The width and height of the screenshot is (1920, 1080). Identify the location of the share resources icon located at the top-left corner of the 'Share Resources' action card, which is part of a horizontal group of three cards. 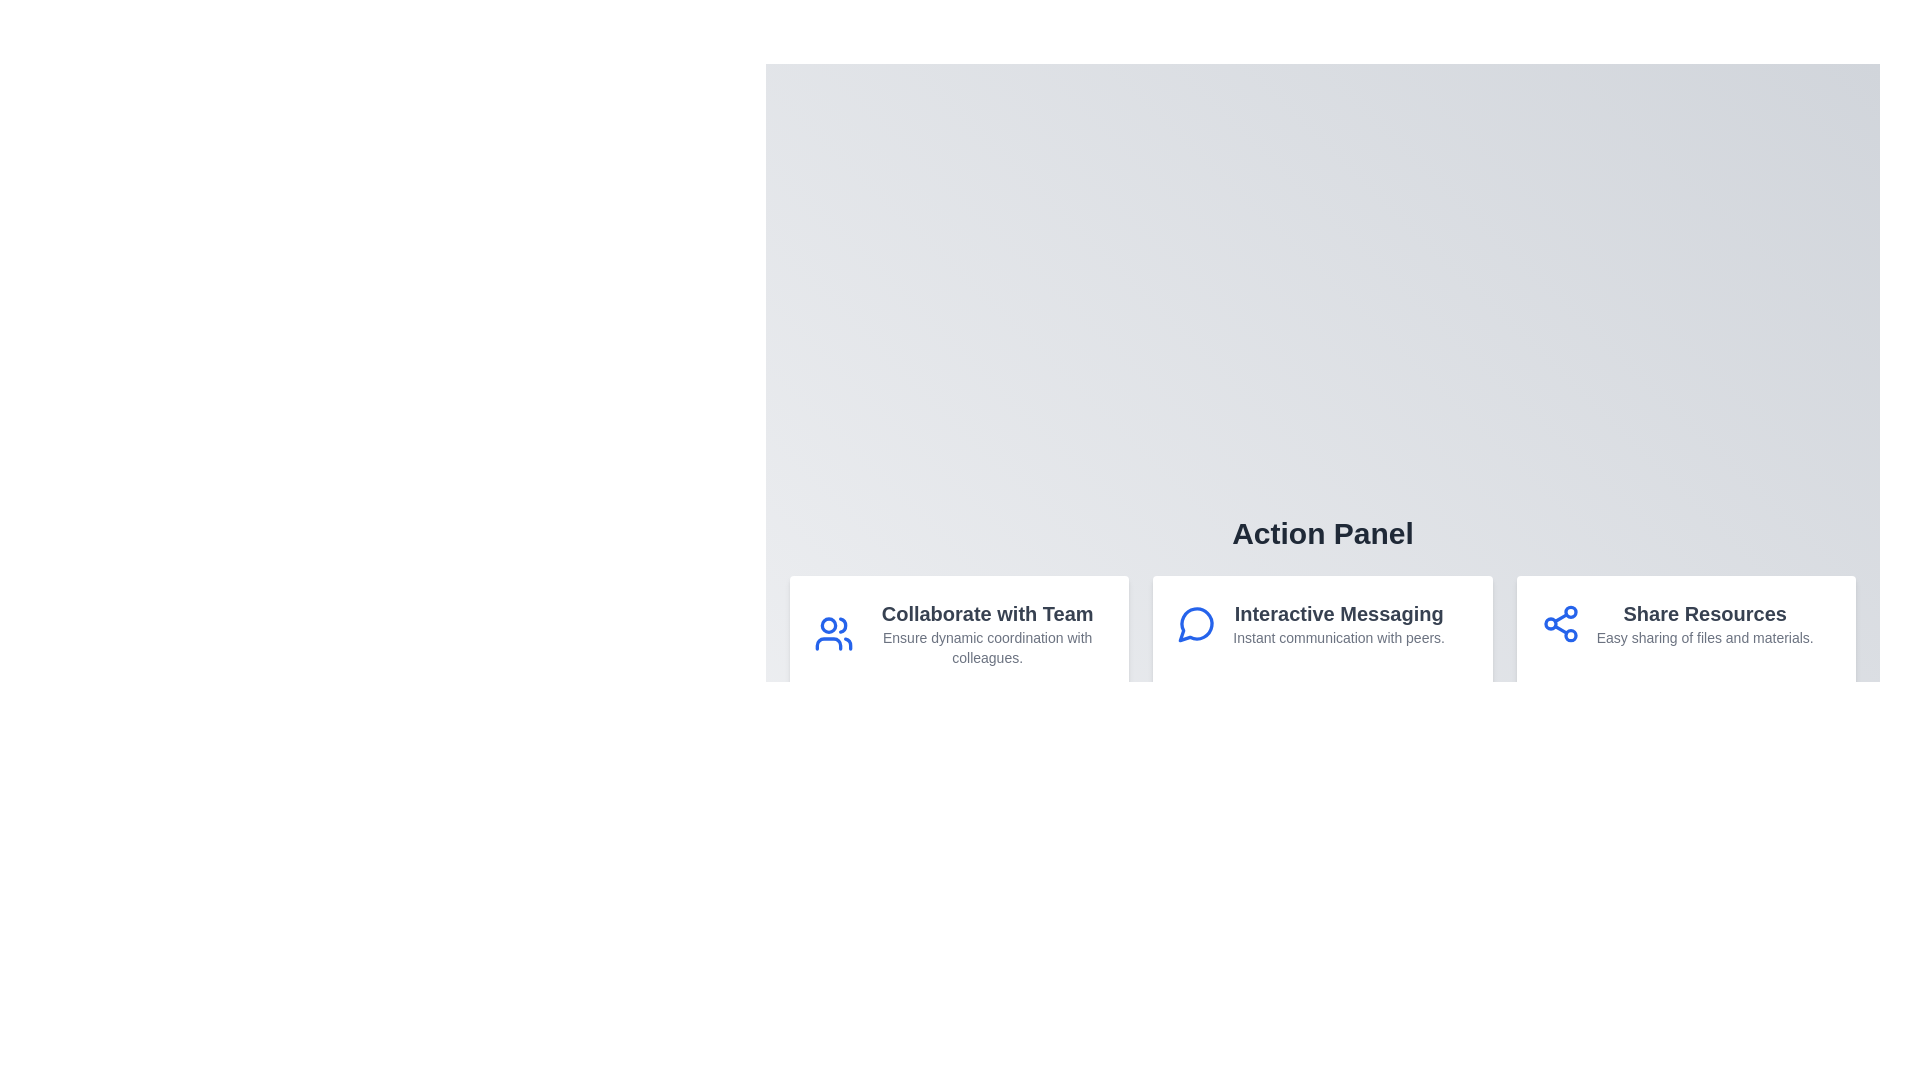
(1559, 623).